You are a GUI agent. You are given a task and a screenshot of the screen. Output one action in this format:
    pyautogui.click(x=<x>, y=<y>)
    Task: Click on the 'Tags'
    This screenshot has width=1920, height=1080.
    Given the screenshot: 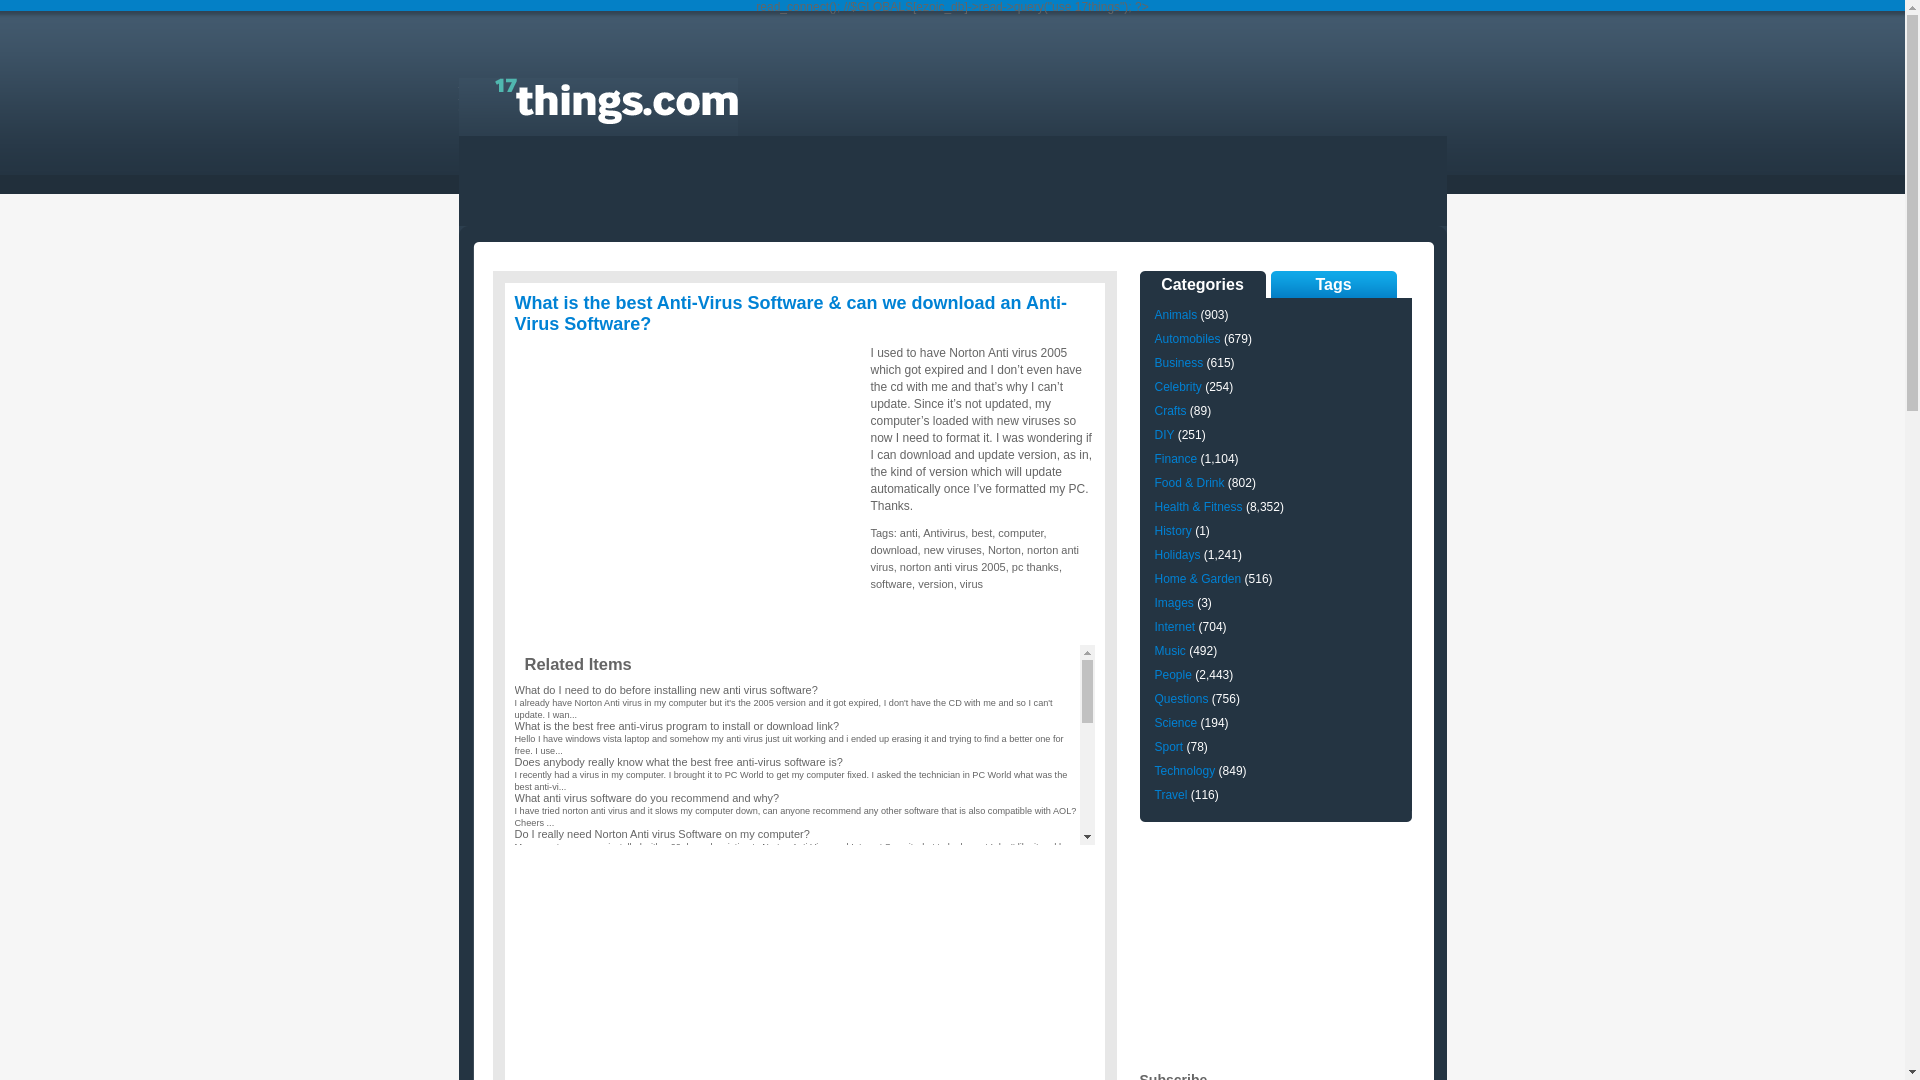 What is the action you would take?
    pyautogui.click(x=1333, y=284)
    